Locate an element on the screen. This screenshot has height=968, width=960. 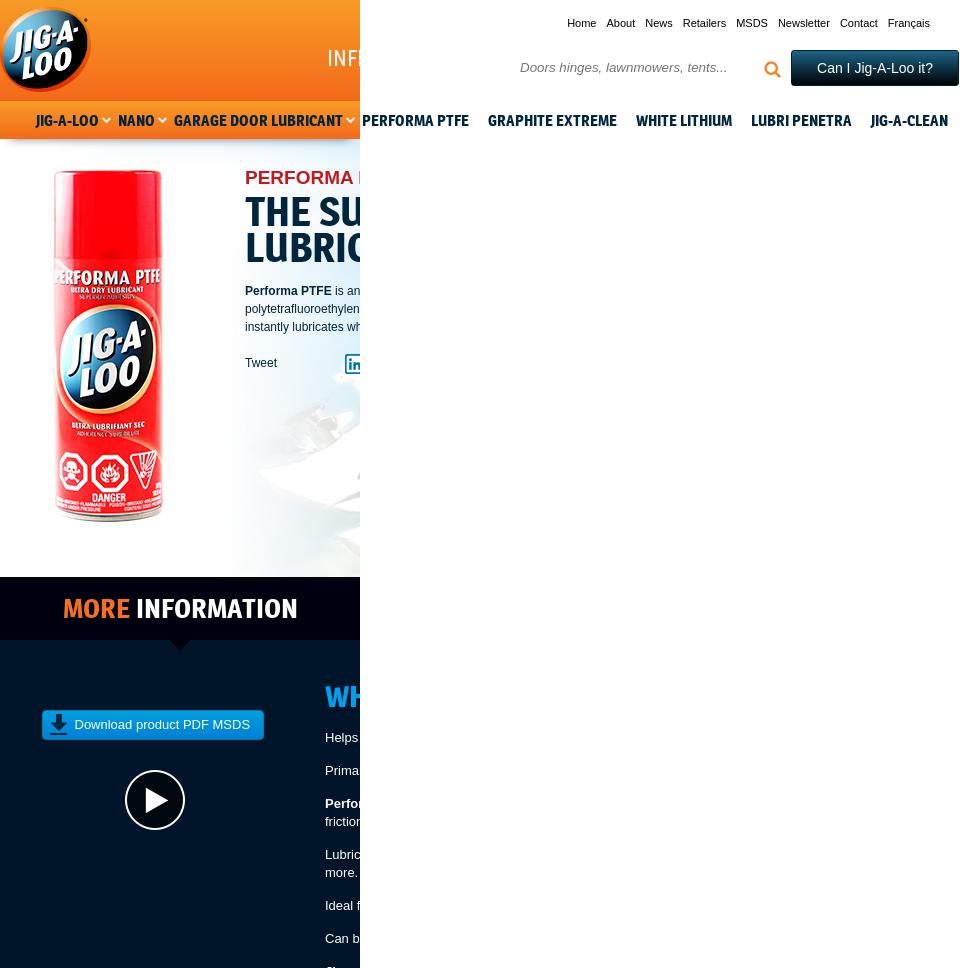
'Helps reduce the wear and tear between moving parts.' is located at coordinates (483, 737).